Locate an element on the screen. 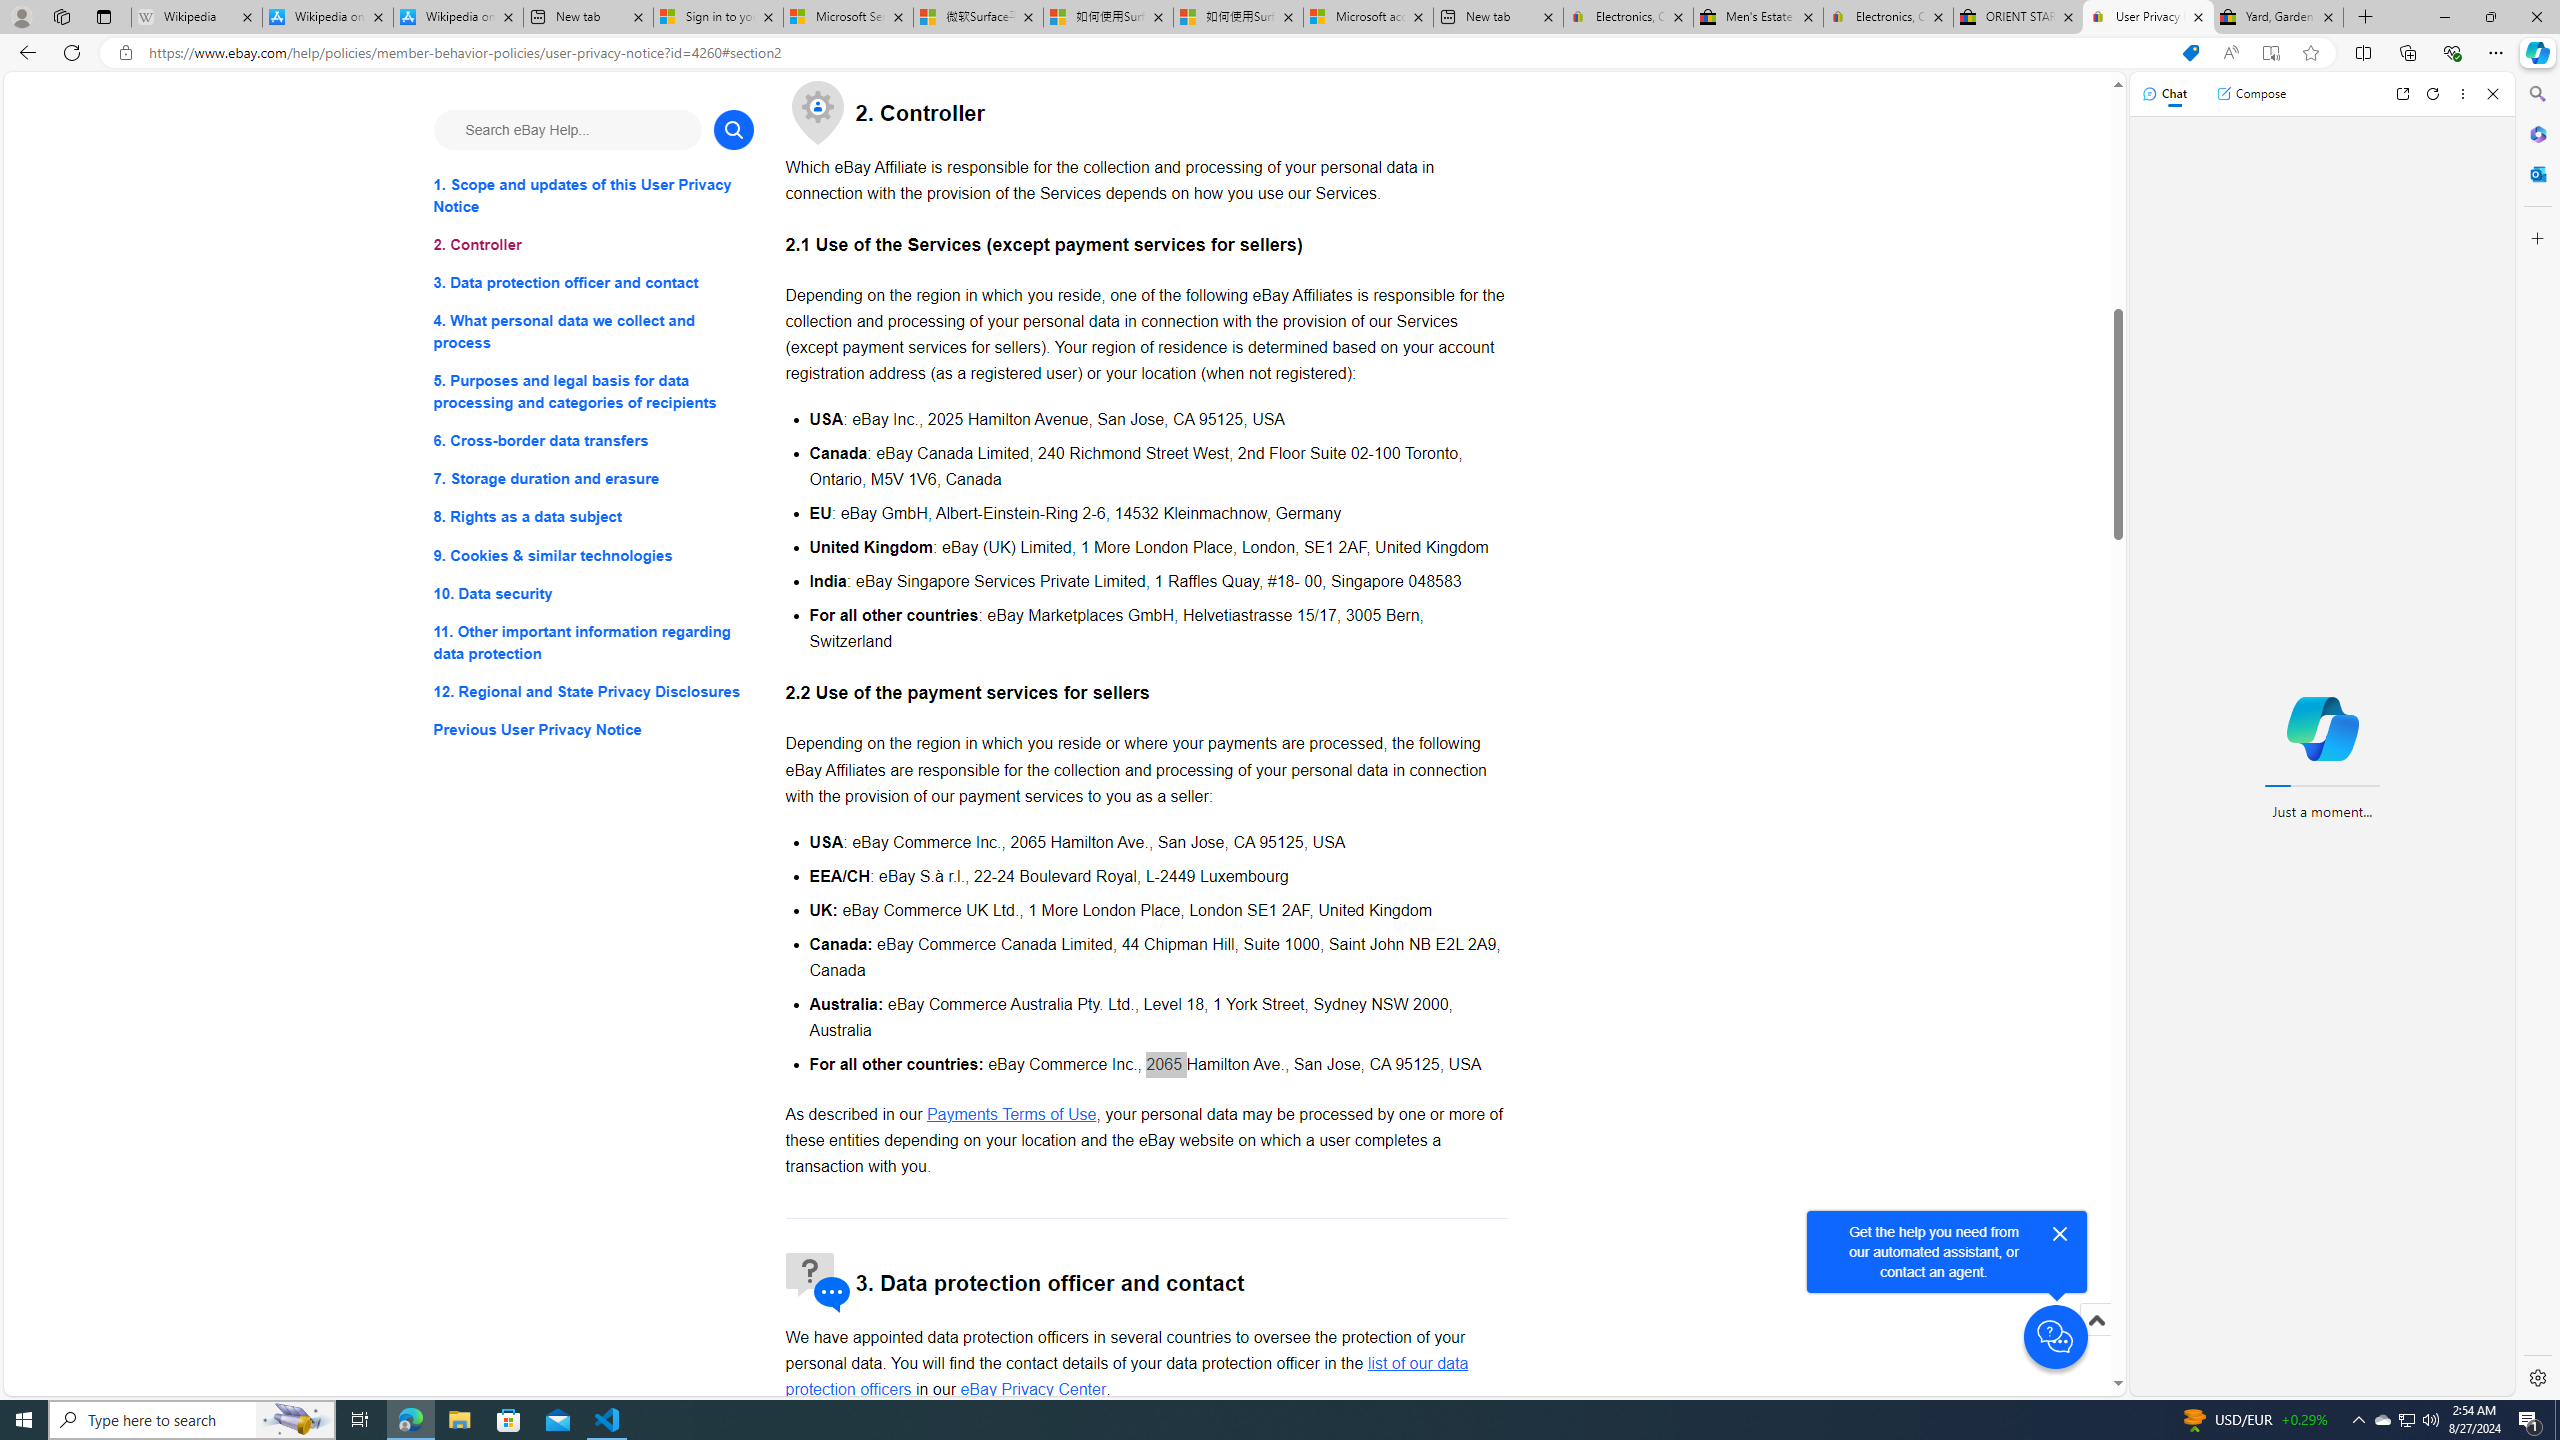 This screenshot has height=1440, width=2560. '6. Cross-border data transfers' is located at coordinates (592, 441).